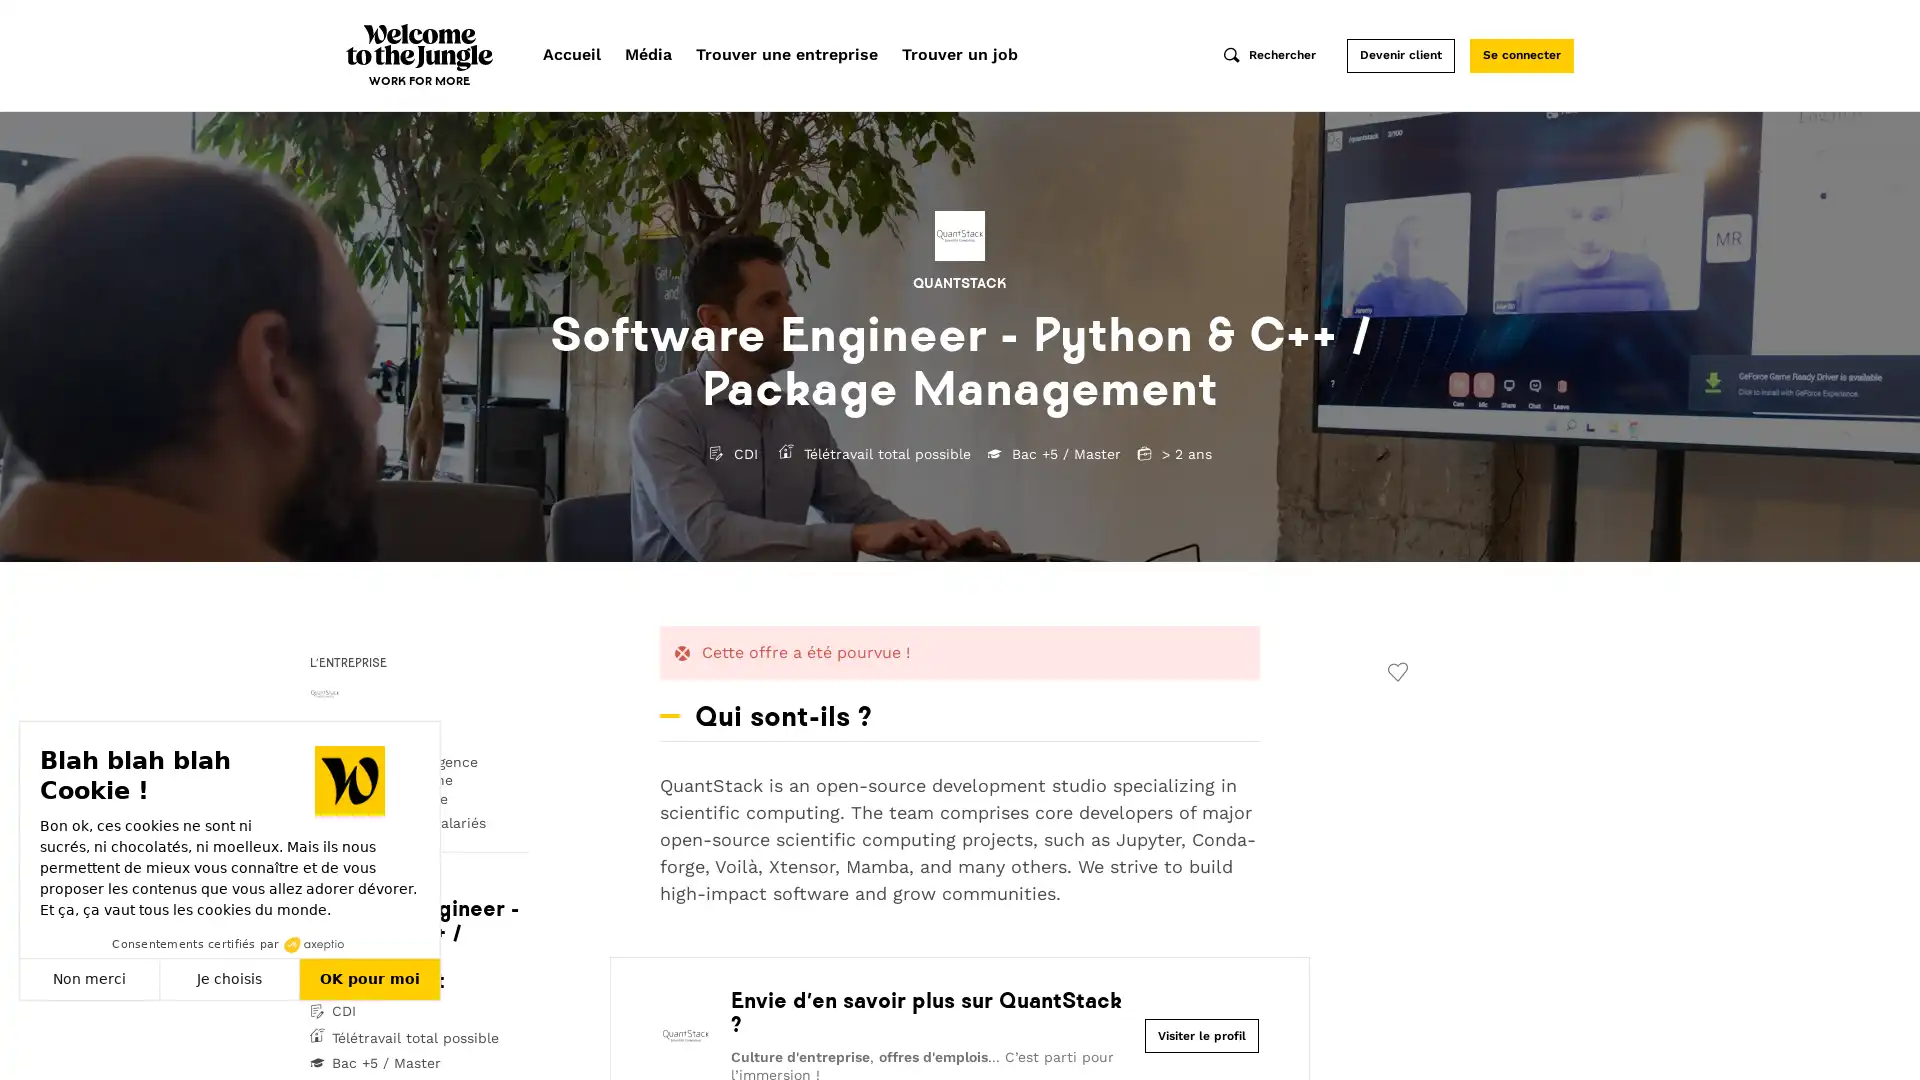 The width and height of the screenshot is (1920, 1080). Describe the element at coordinates (229, 944) in the screenshot. I see `Consentements certifies par` at that location.